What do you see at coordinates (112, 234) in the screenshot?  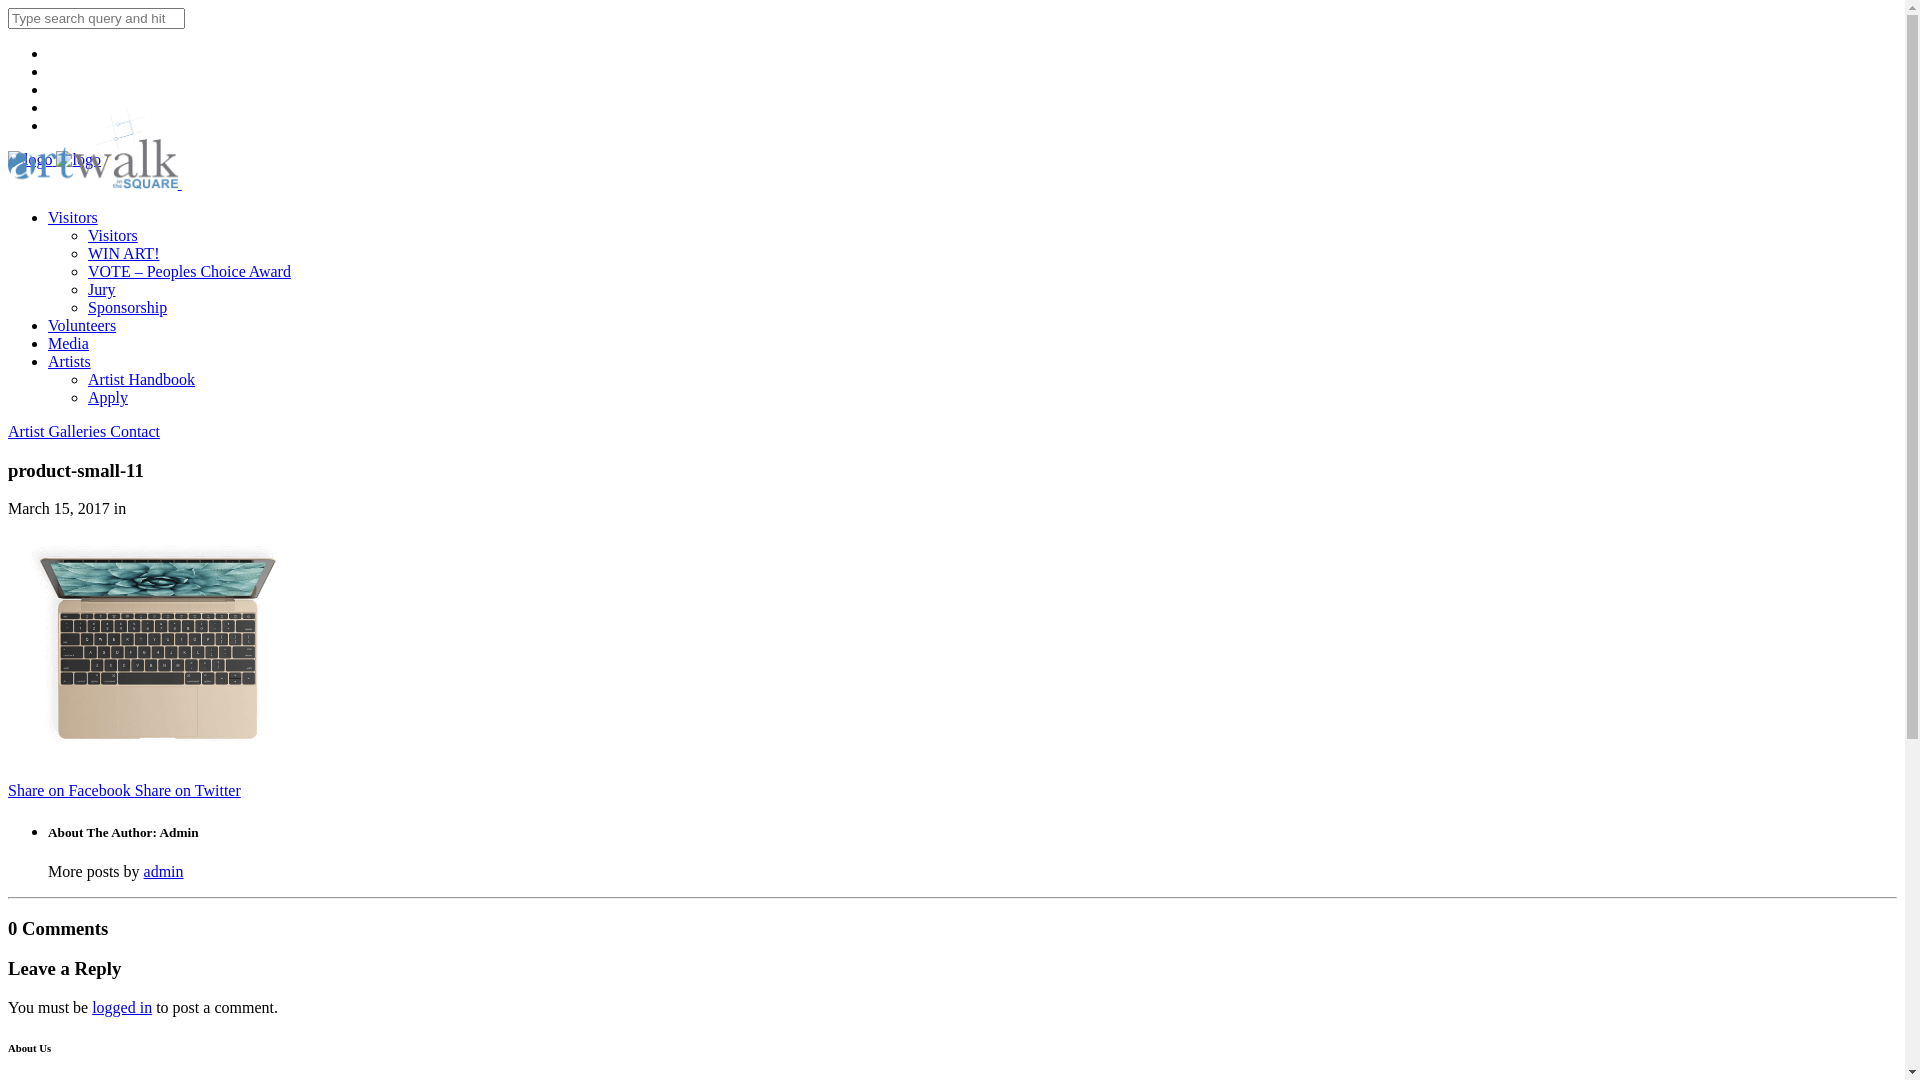 I see `'Visitors'` at bounding box center [112, 234].